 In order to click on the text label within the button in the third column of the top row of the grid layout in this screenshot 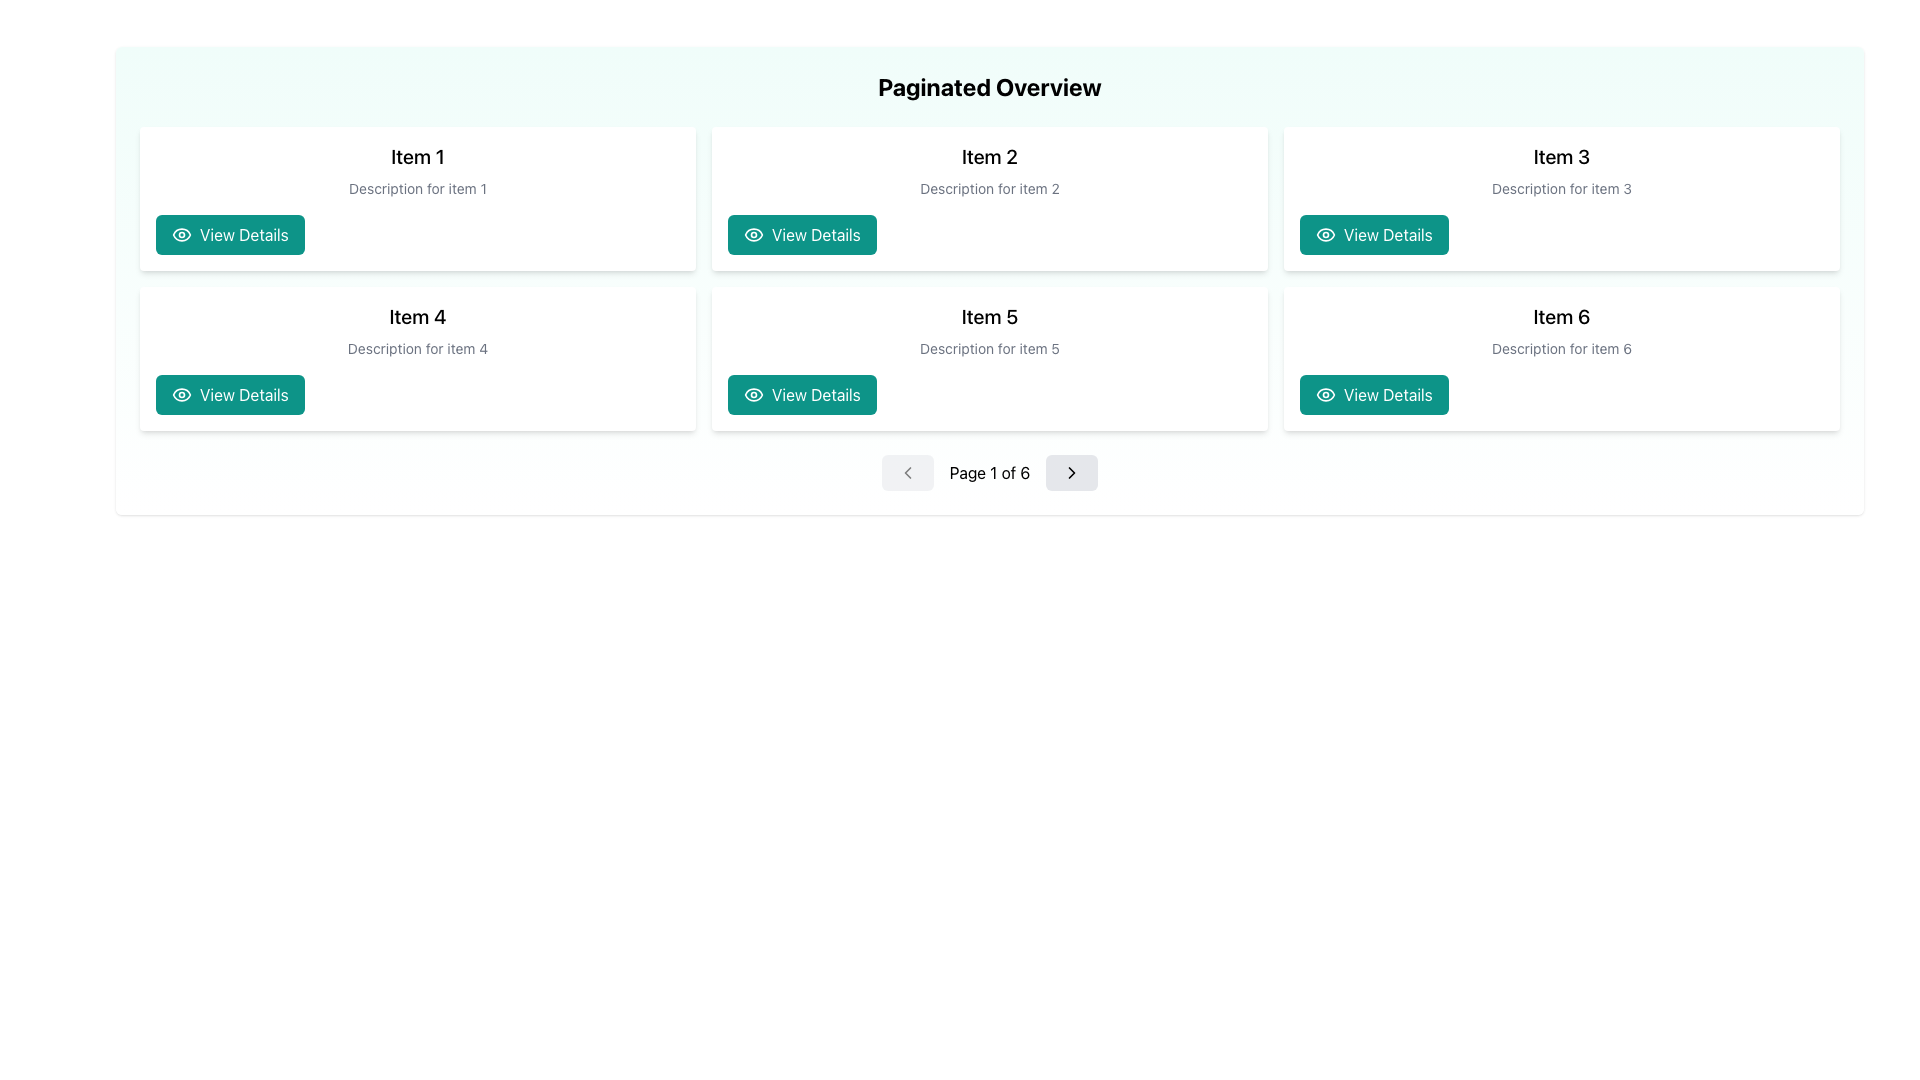, I will do `click(1387, 234)`.